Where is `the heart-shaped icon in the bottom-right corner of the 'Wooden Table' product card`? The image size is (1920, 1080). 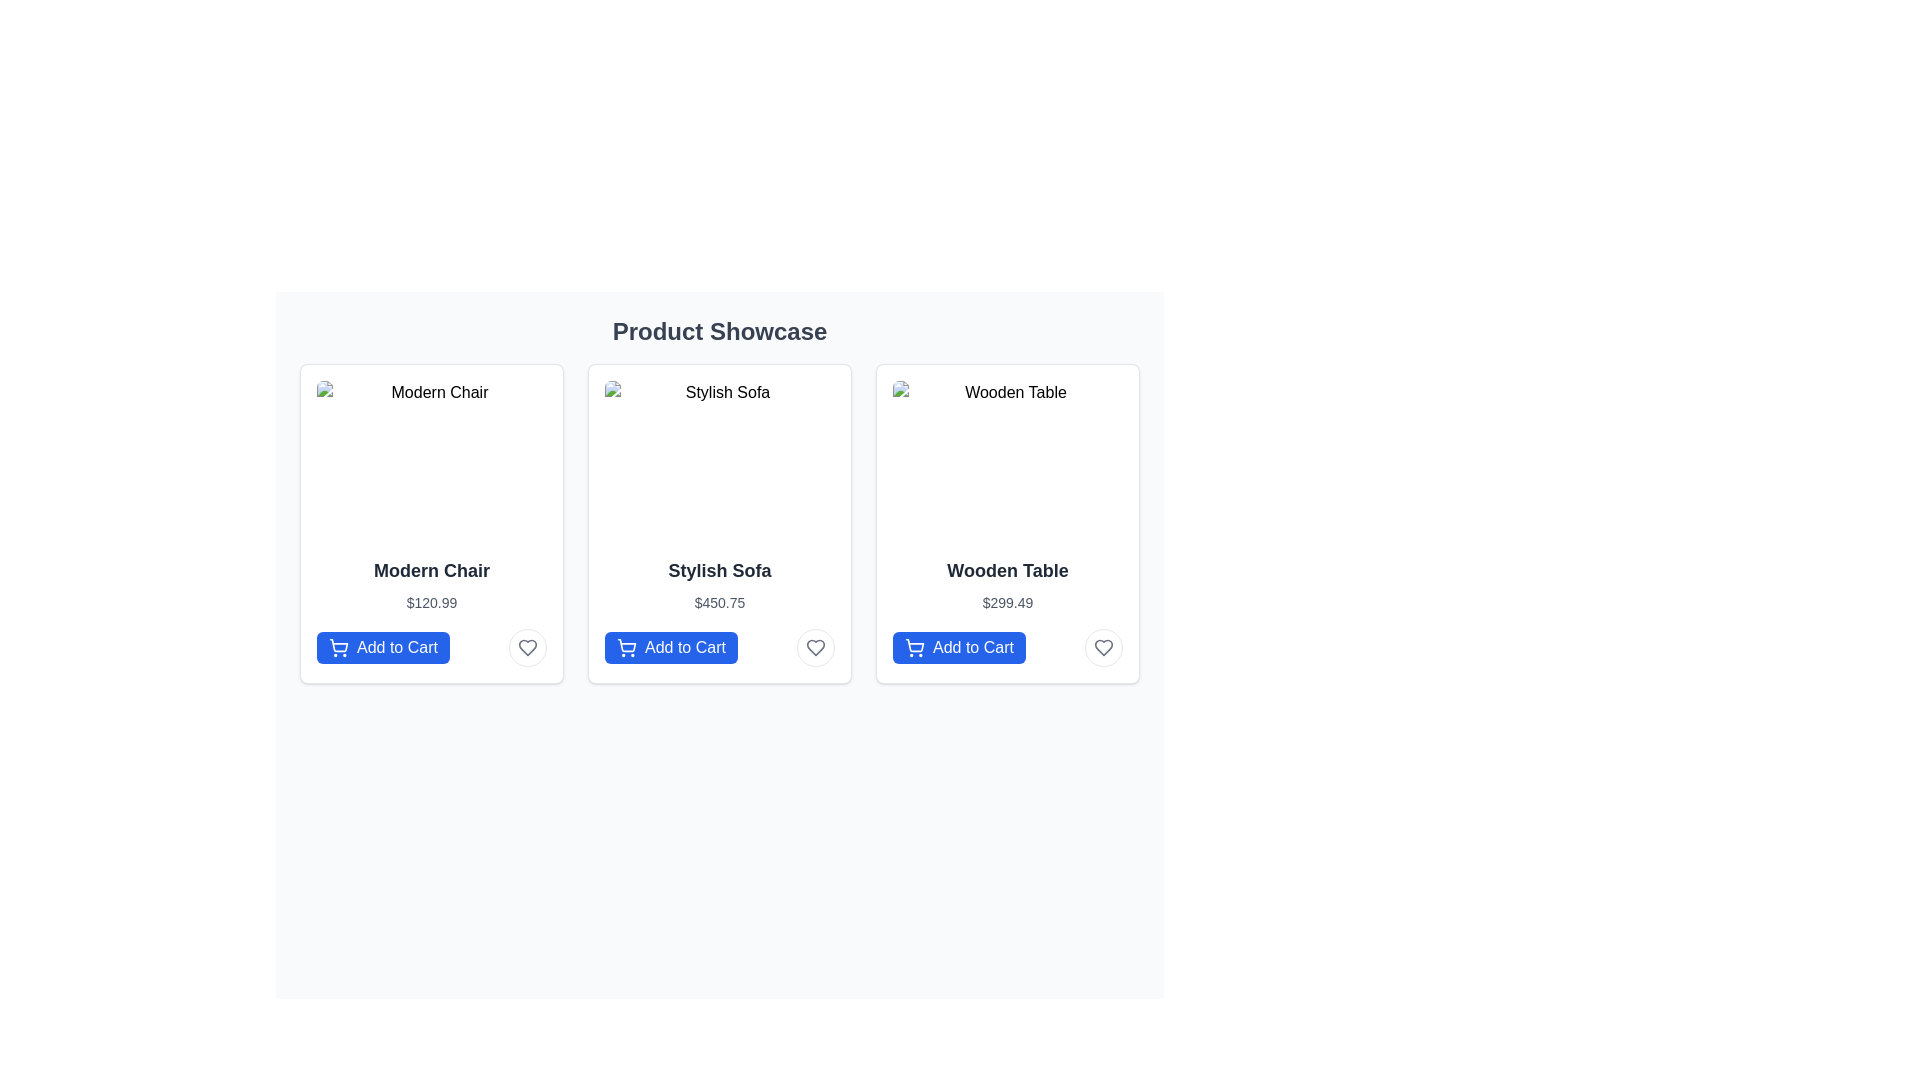
the heart-shaped icon in the bottom-right corner of the 'Wooden Table' product card is located at coordinates (1103, 648).